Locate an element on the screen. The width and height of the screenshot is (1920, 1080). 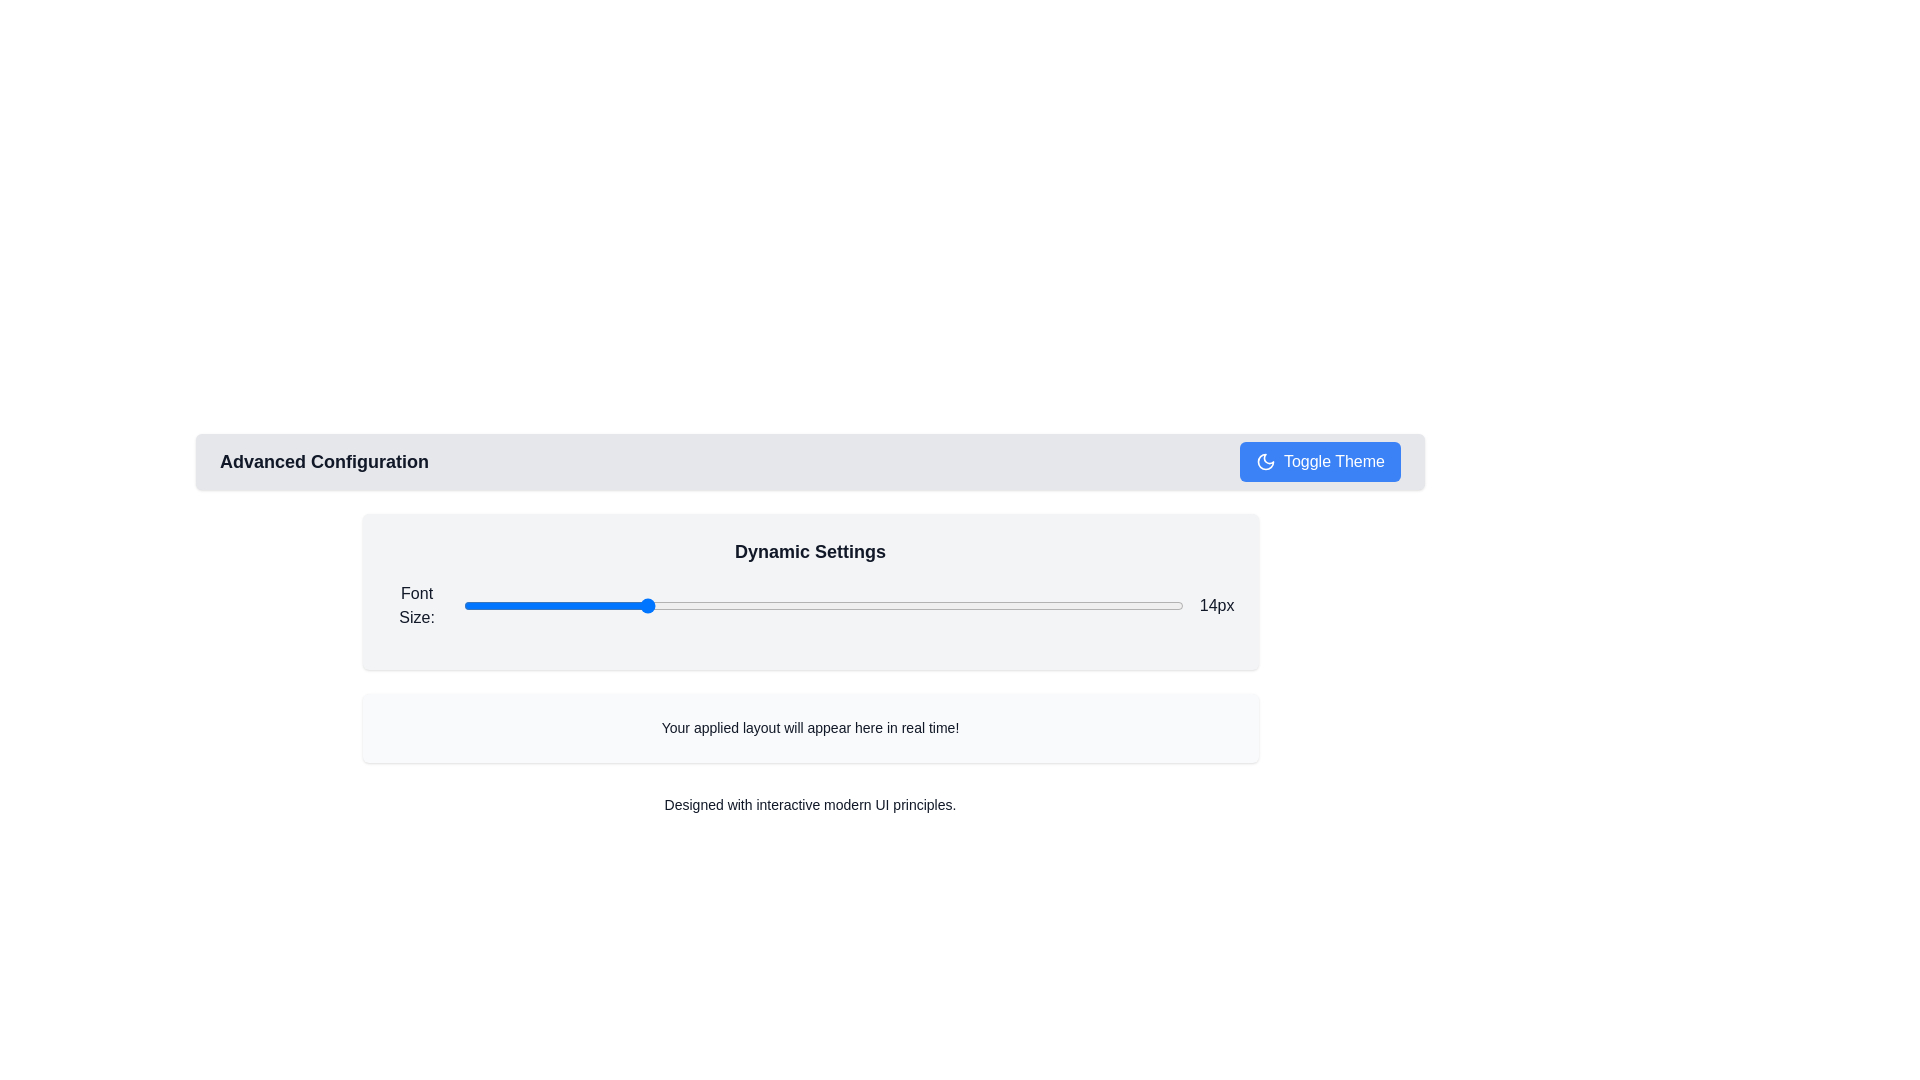
the moon-shaped icon located inside the 'Toggle Theme' button, positioned near the top-right corner of the interface is located at coordinates (1264, 462).